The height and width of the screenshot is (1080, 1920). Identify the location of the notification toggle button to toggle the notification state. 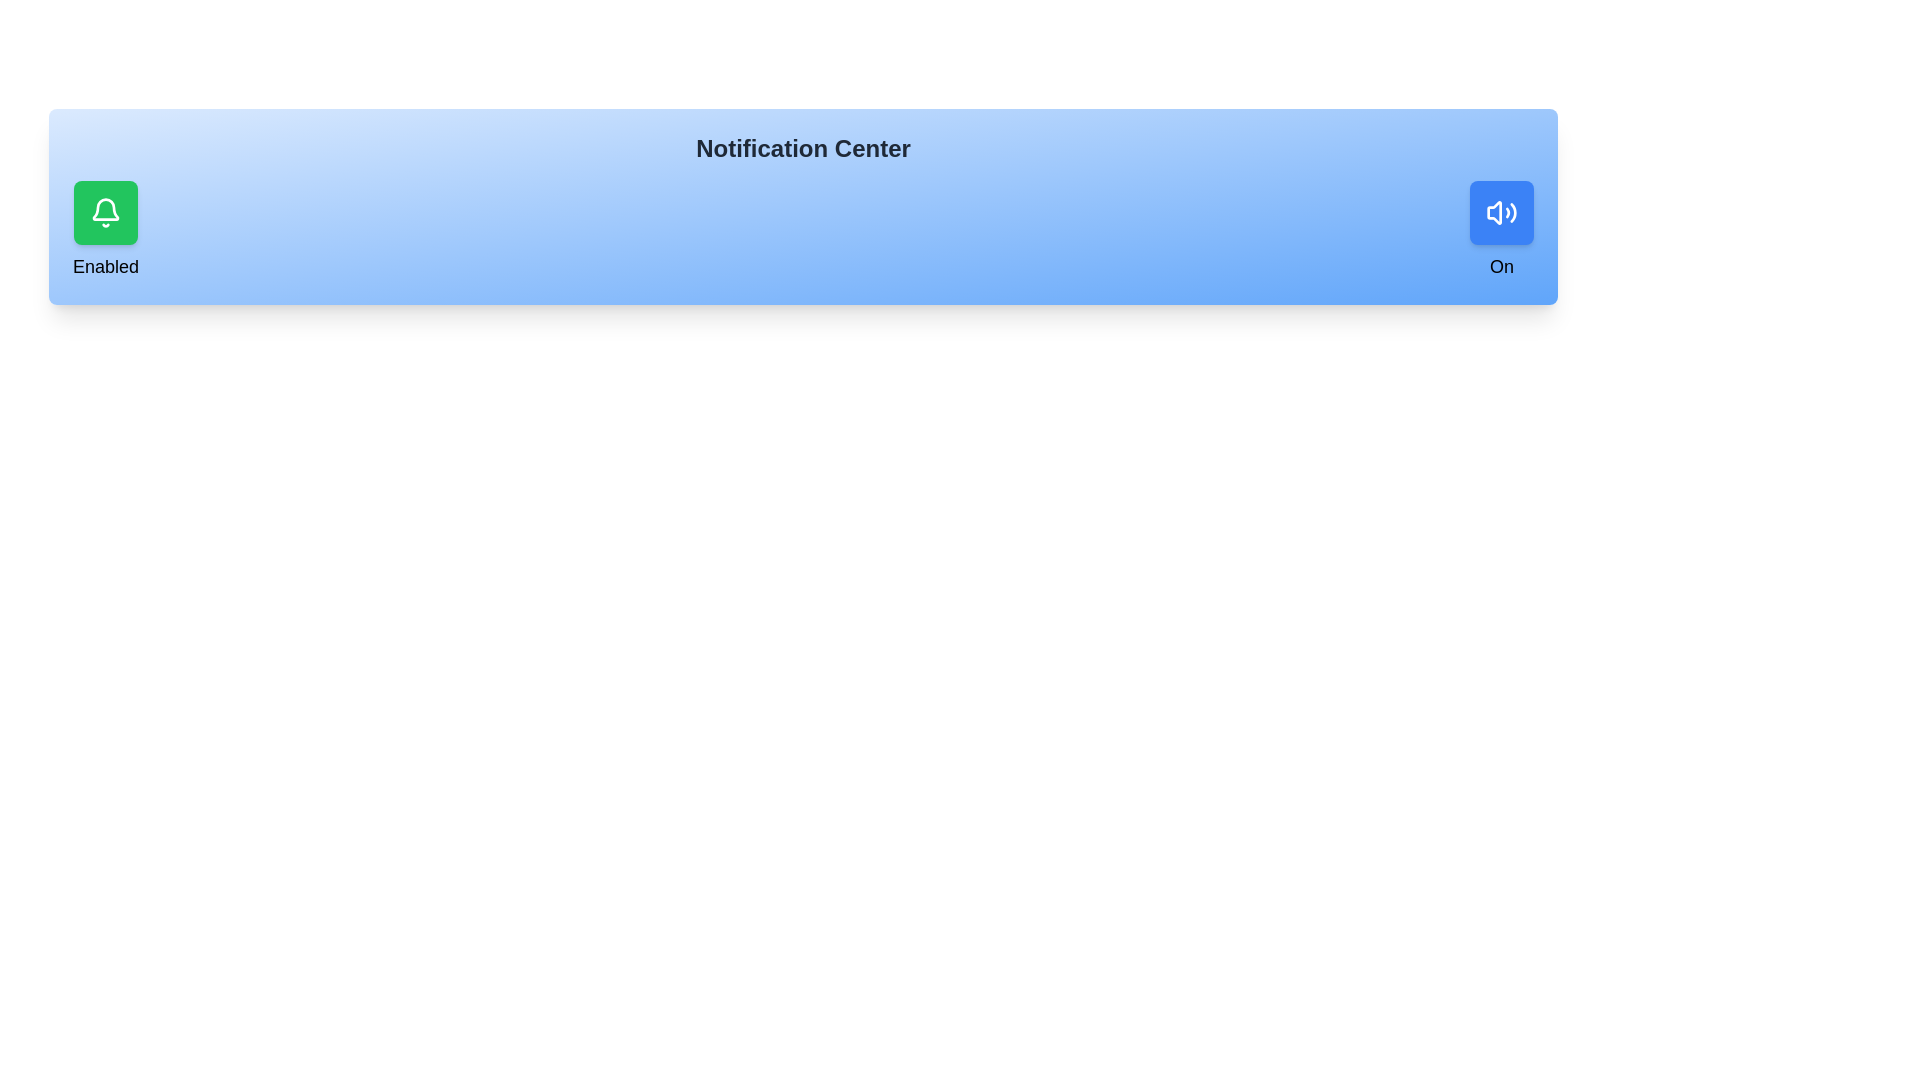
(104, 212).